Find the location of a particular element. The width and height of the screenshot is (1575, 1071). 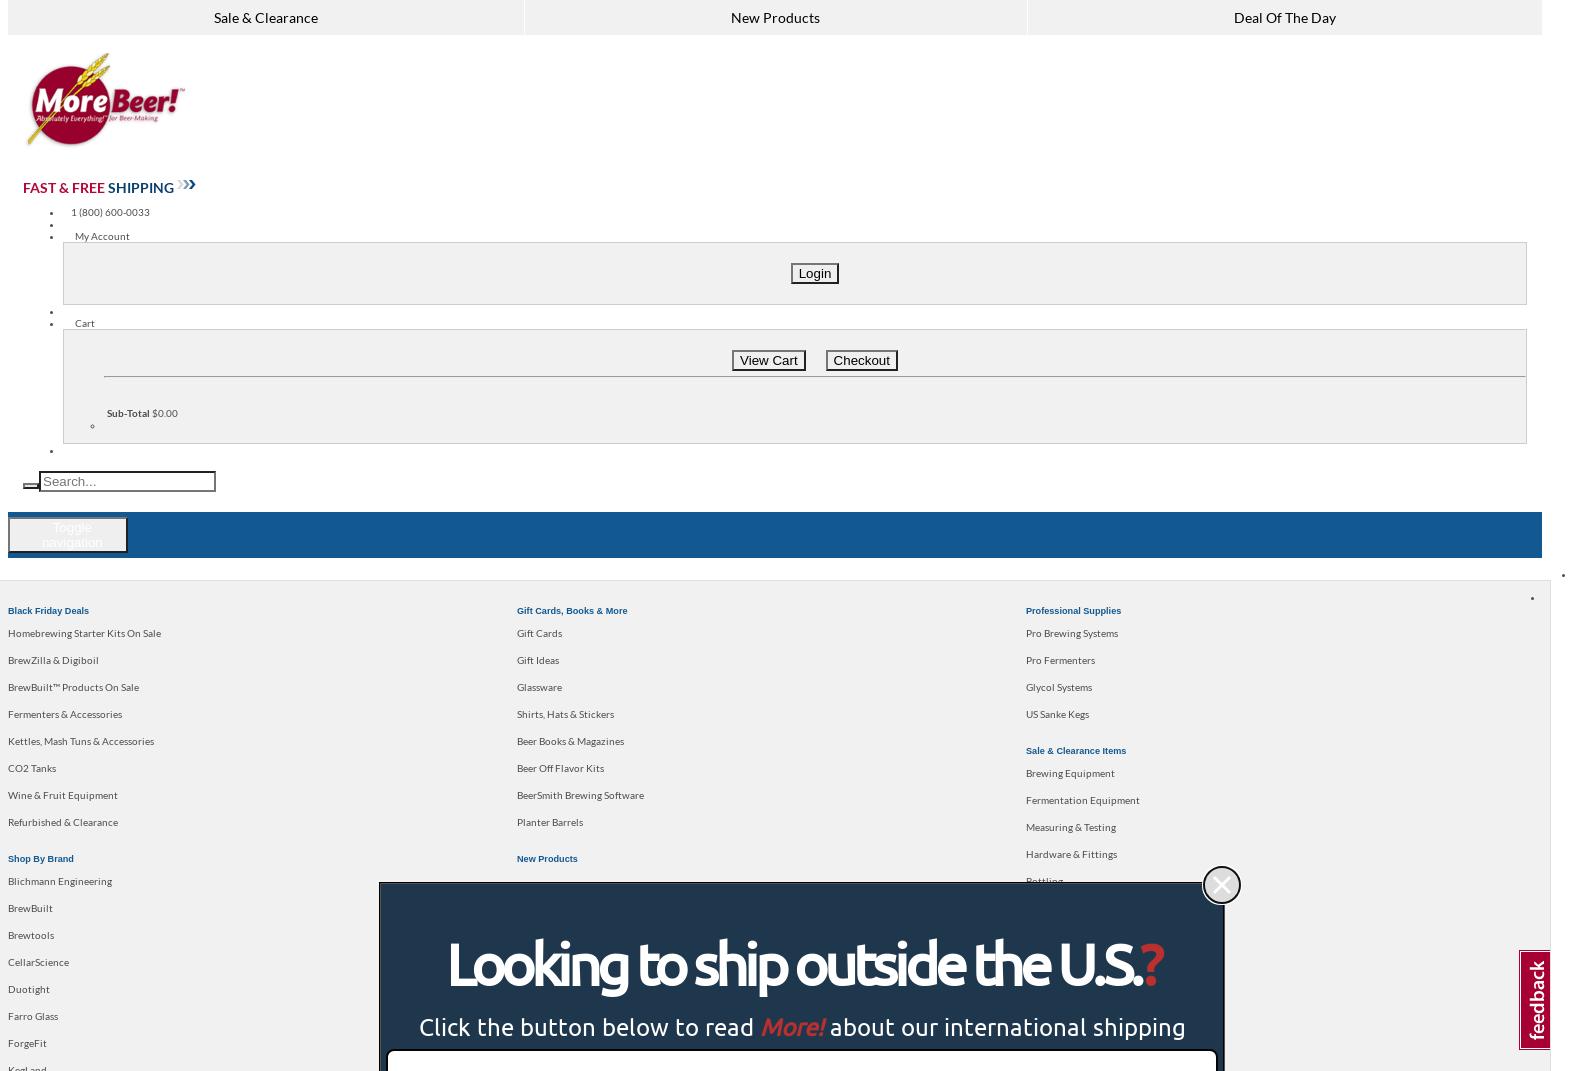

'Click the button below to read' is located at coordinates (588, 1026).